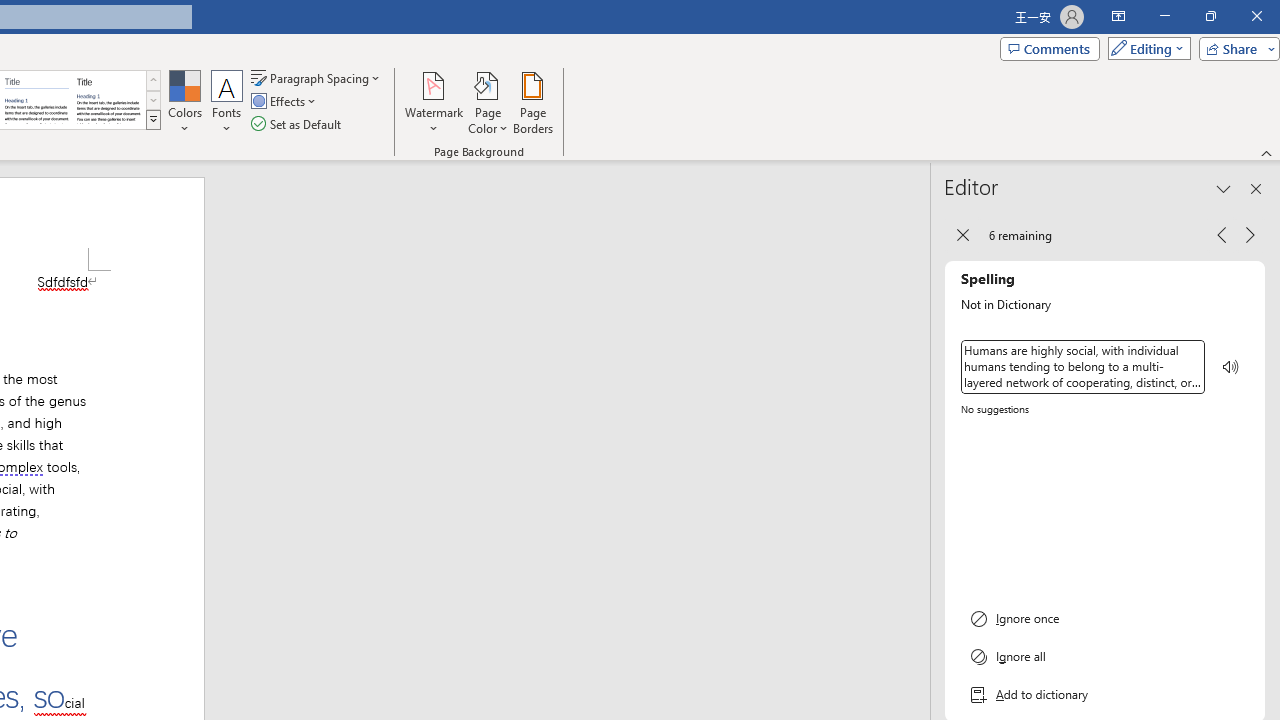 The image size is (1280, 720). Describe the element at coordinates (37, 100) in the screenshot. I see `'Word 2010'` at that location.